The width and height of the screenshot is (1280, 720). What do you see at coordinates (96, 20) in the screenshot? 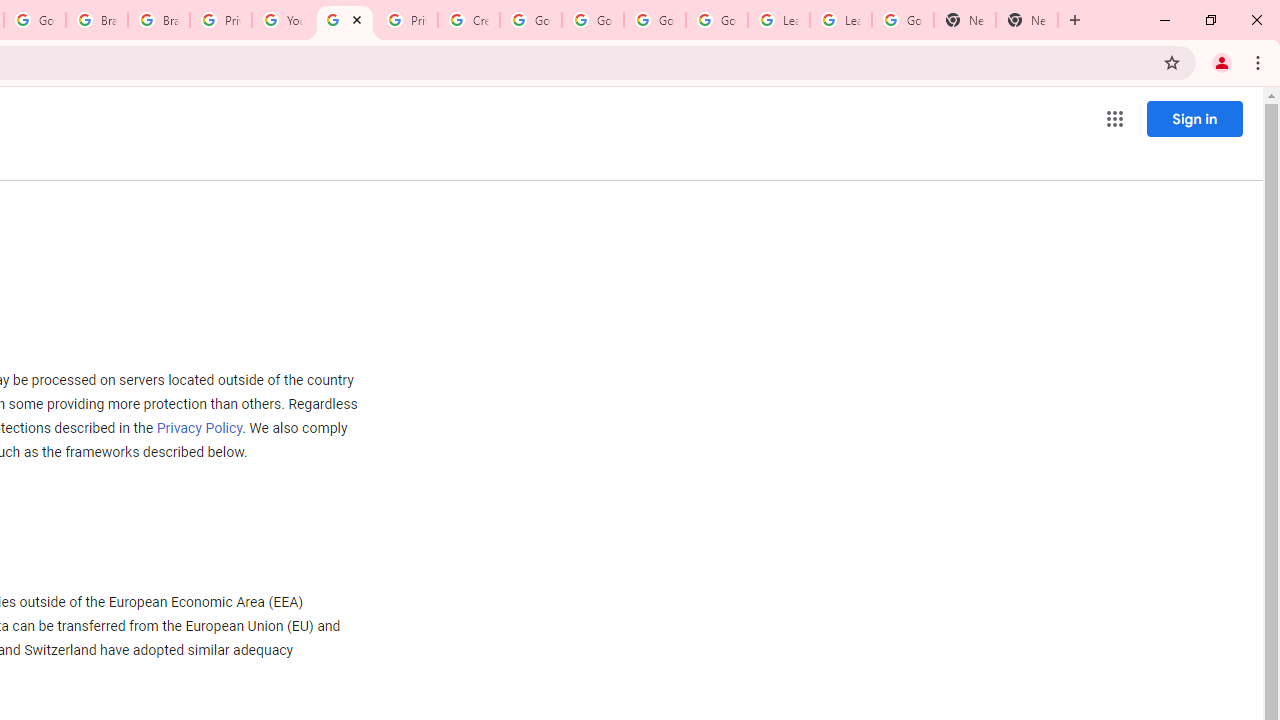
I see `'Brand Resource Center'` at bounding box center [96, 20].